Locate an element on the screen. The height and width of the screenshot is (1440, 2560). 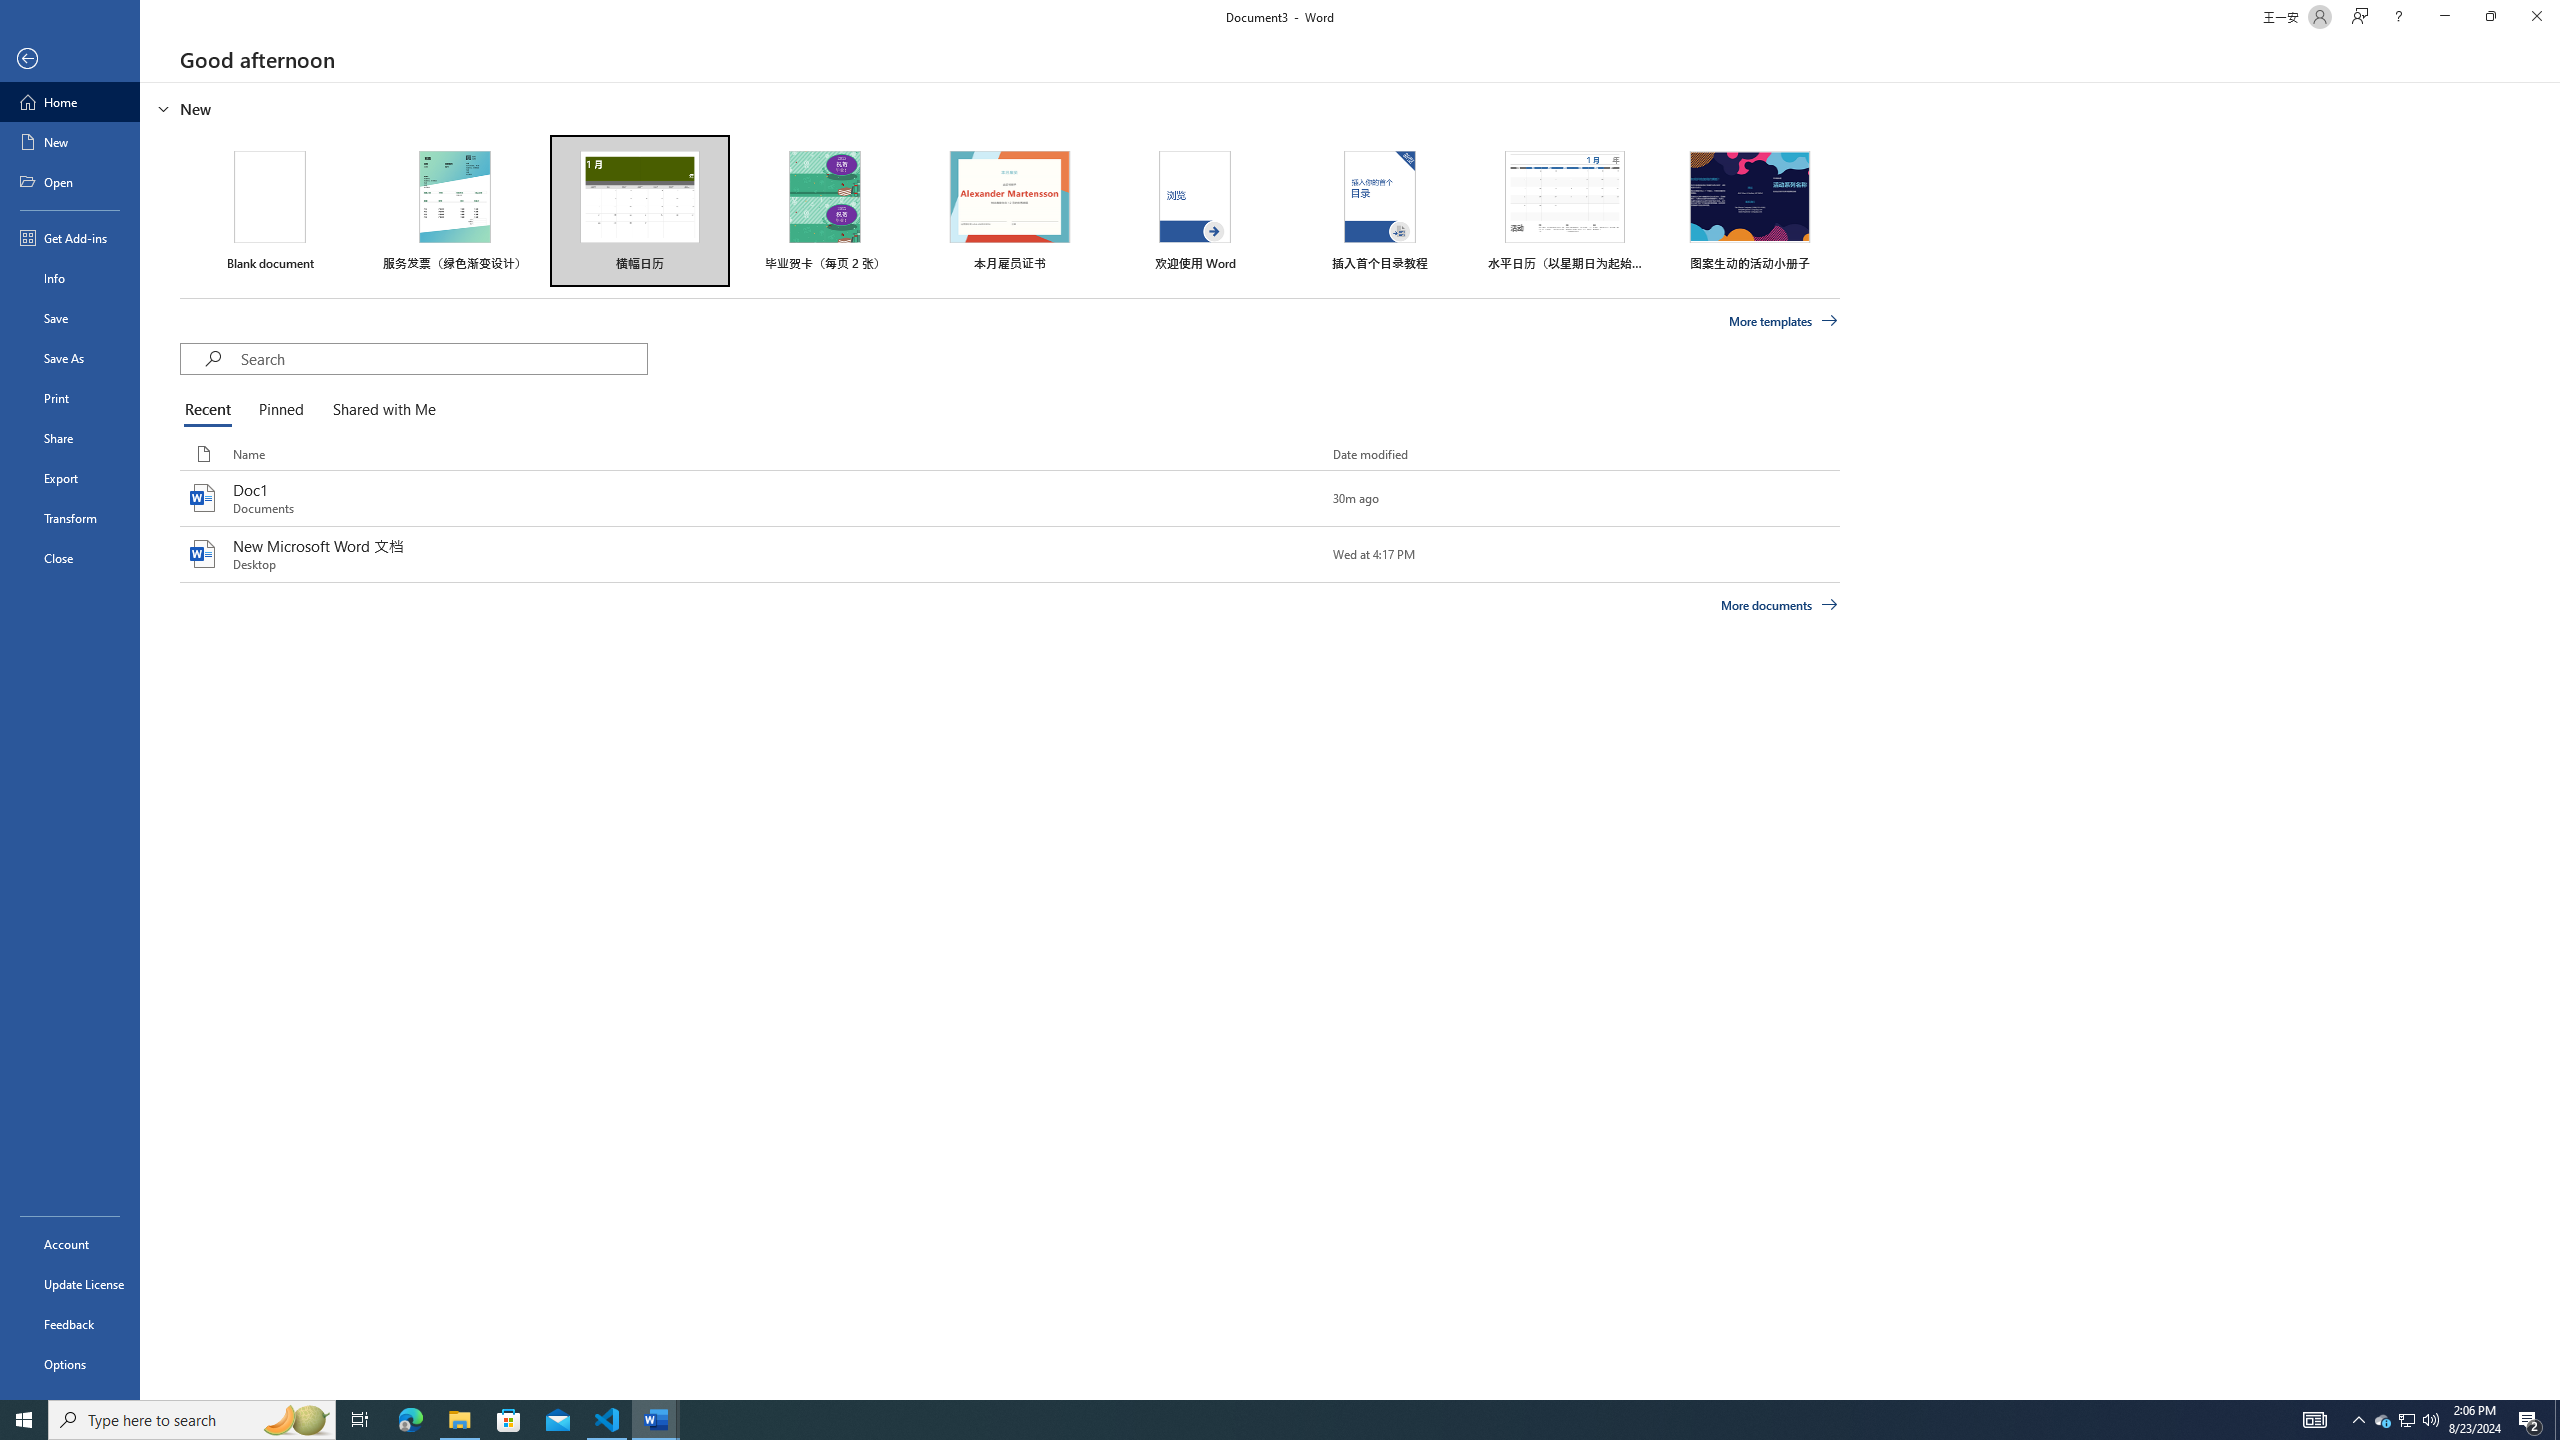
'Hide or show region' is located at coordinates (163, 107).